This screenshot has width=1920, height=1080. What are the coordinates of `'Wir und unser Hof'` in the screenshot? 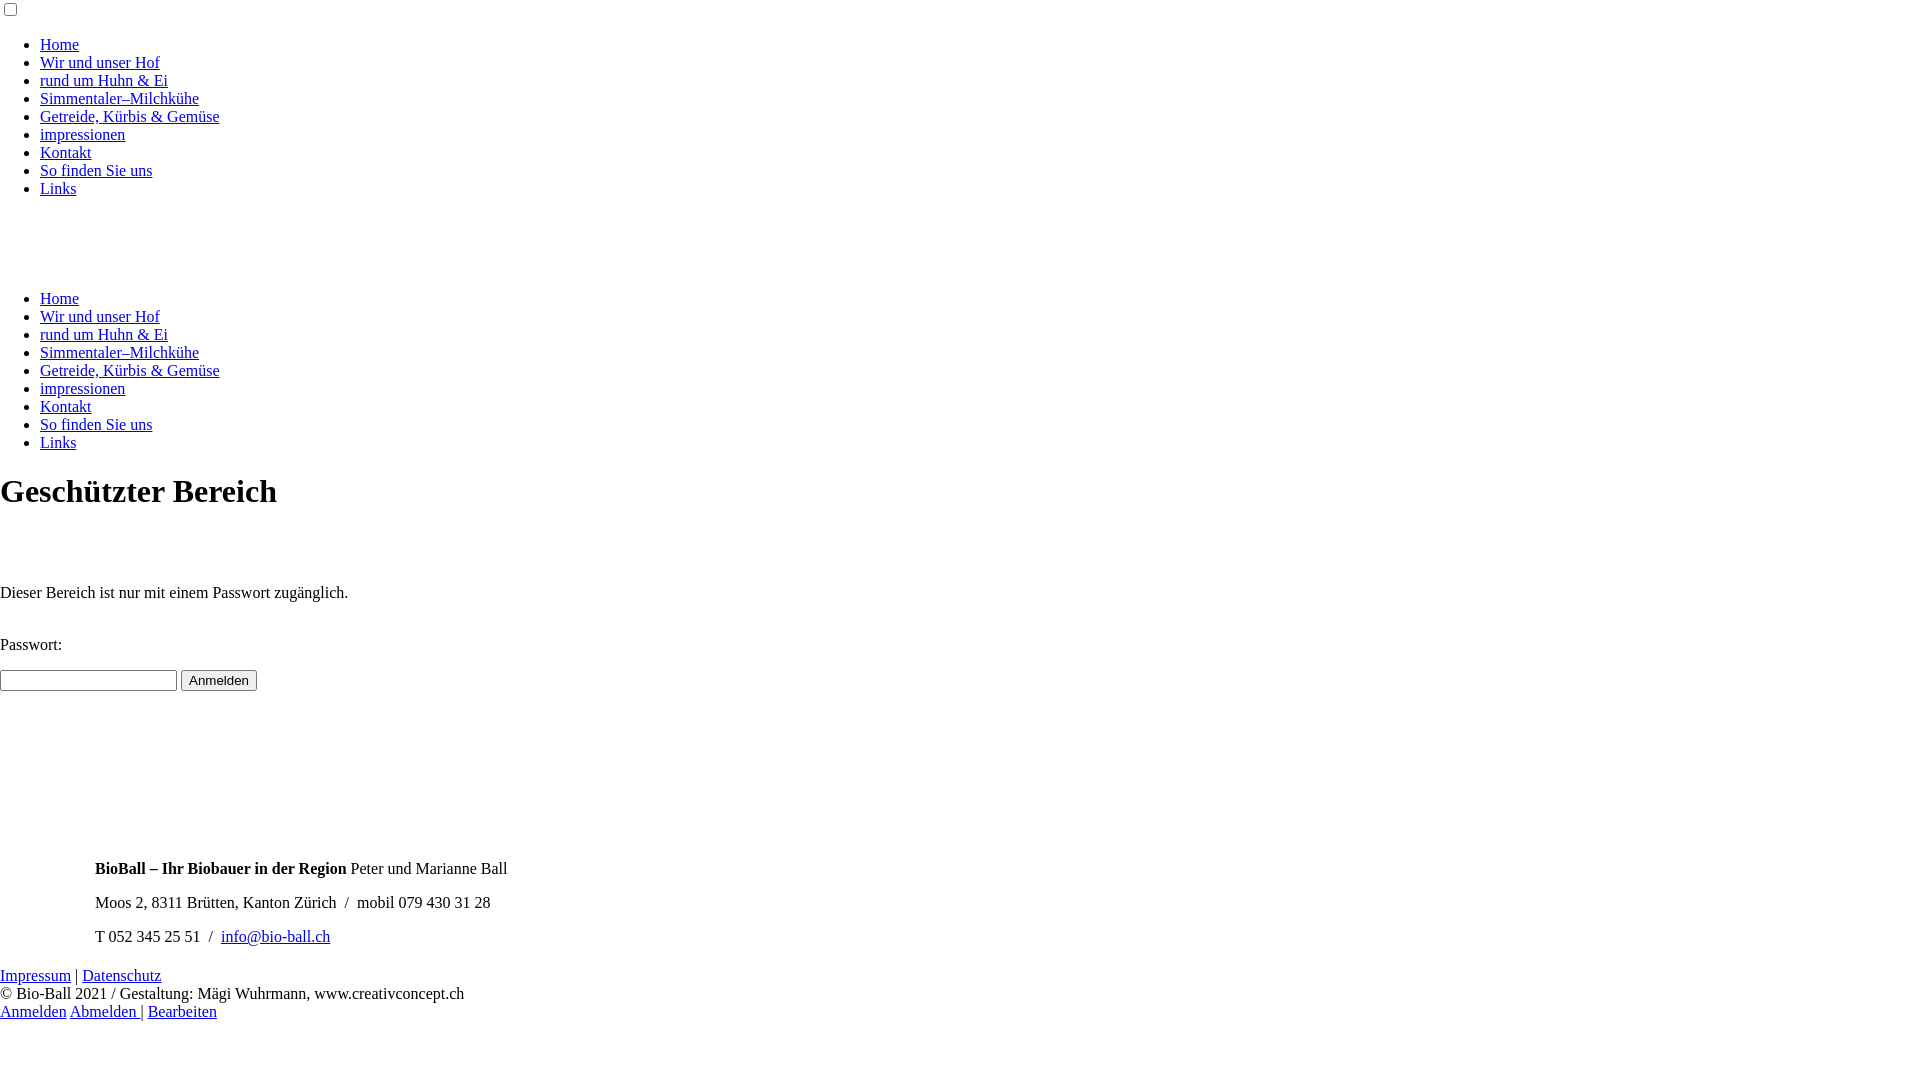 It's located at (39, 315).